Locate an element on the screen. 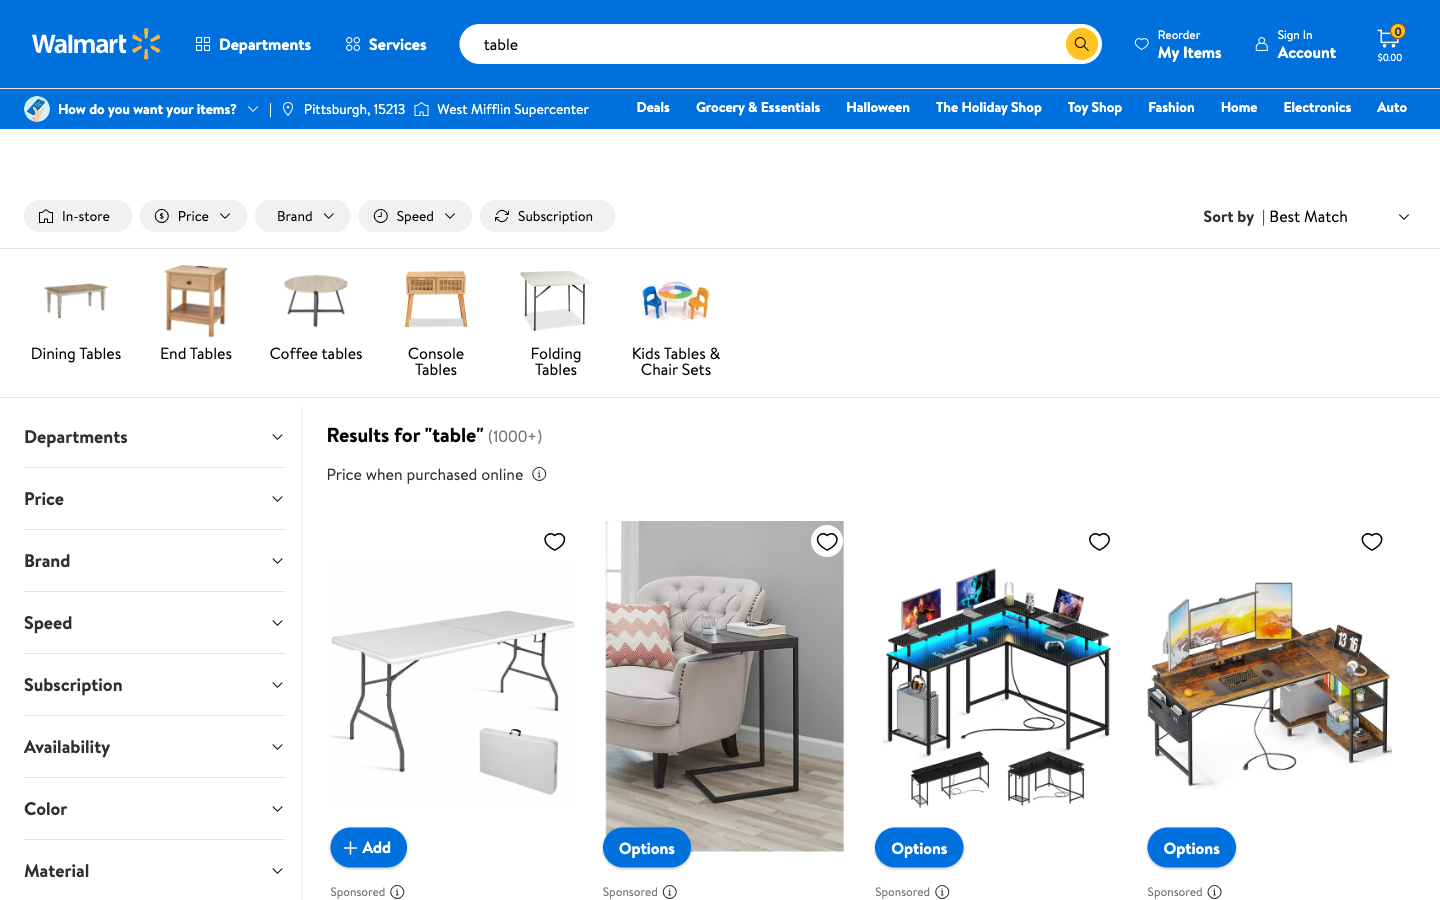 The width and height of the screenshot is (1440, 900). the pop-up displaying the pricing information is located at coordinates (537, 473).